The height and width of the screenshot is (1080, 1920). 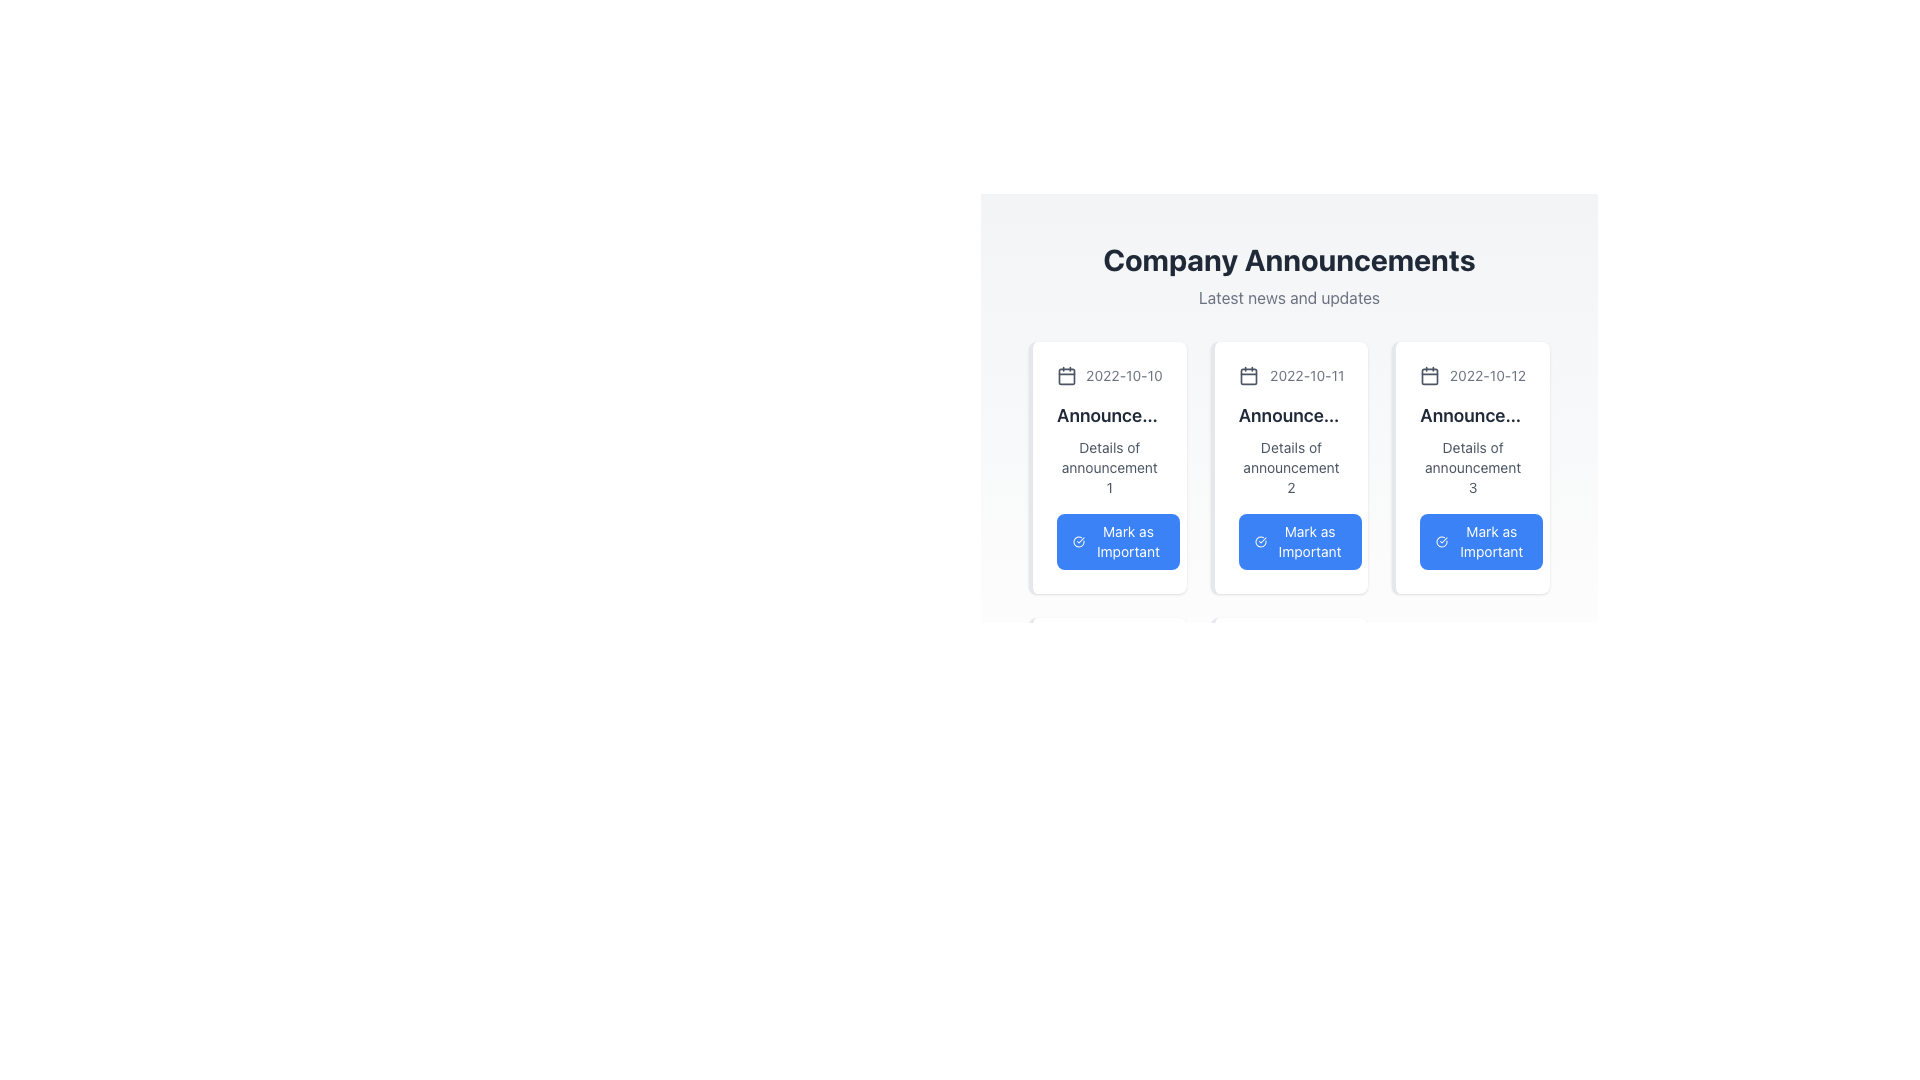 What do you see at coordinates (1429, 375) in the screenshot?
I see `the calendar icon, which is a rectangular shape with rounded corners located at the top-left corner of the date card displaying '2022-10-12'` at bounding box center [1429, 375].